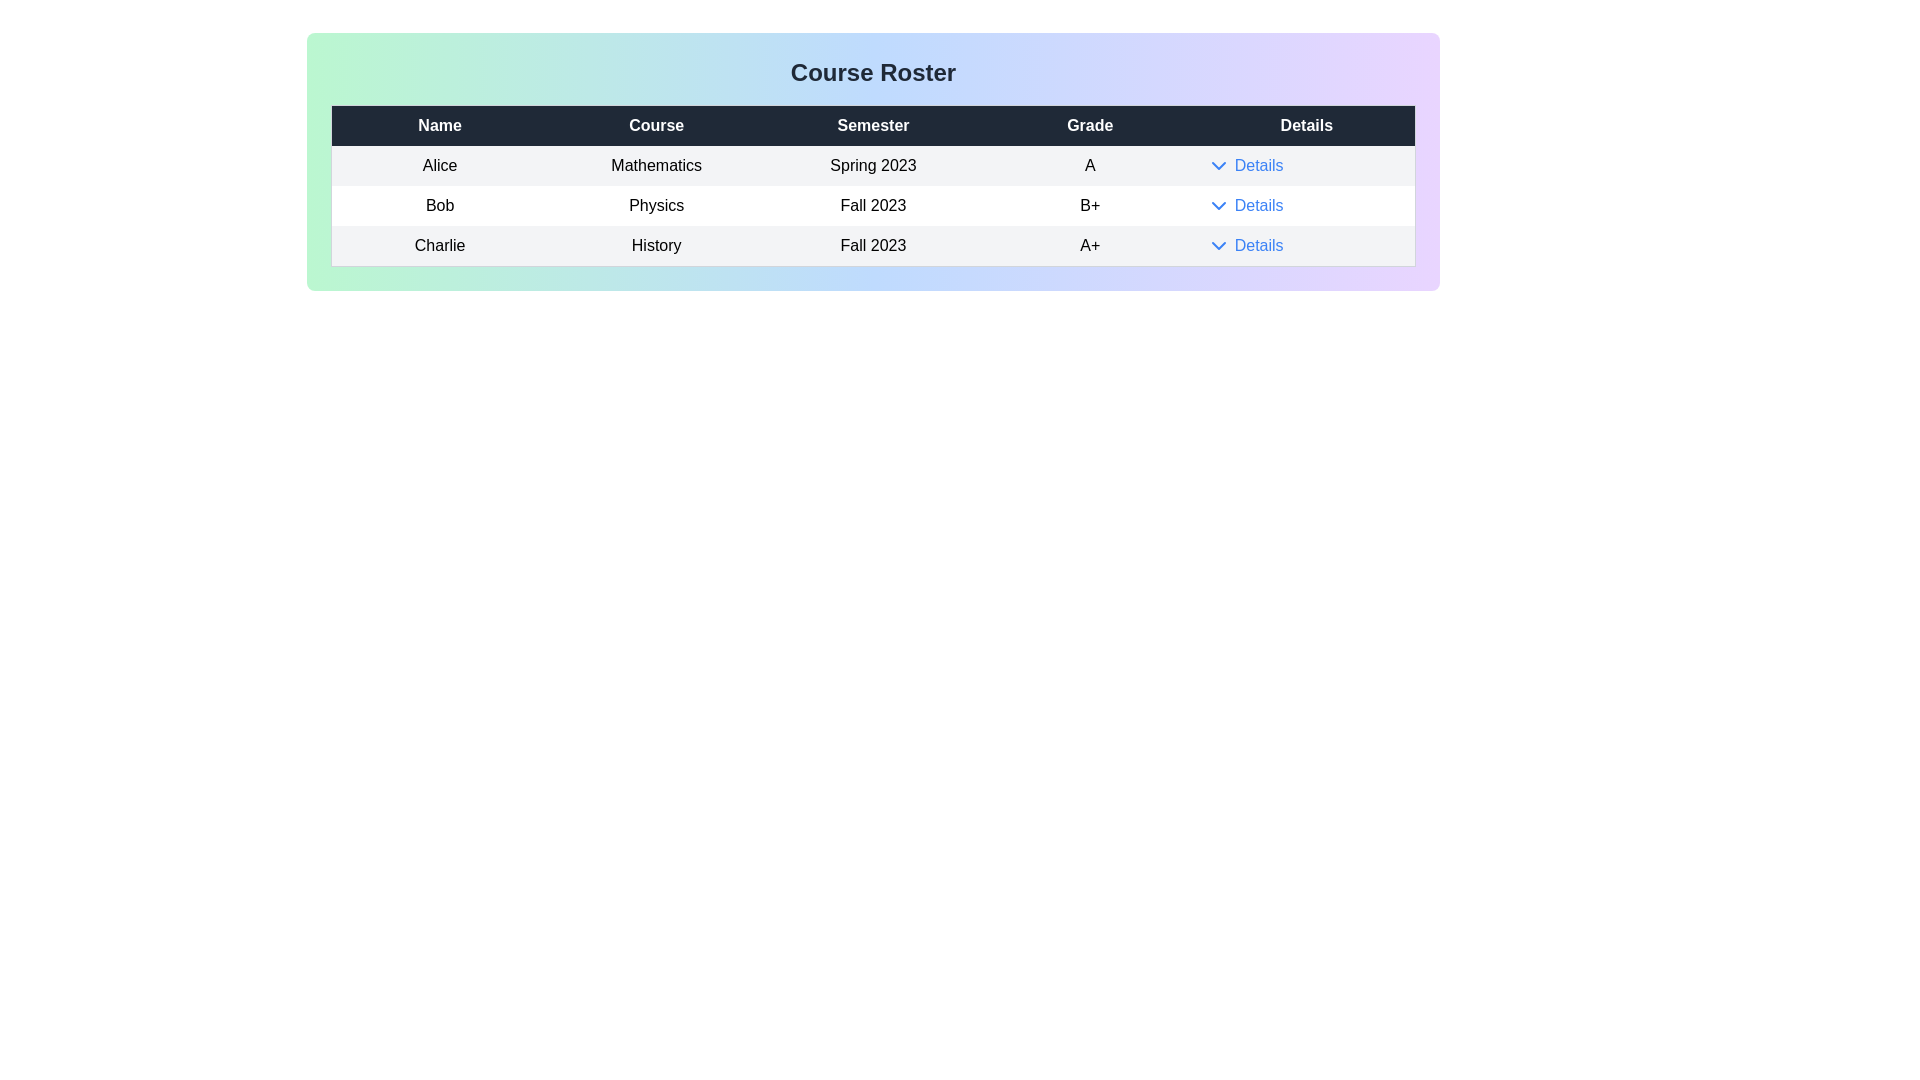 This screenshot has height=1080, width=1920. I want to click on the blue 'Details' LinkButton with a downward-pointing chevron icon located in the first row of the table under the 'Details' column to observe hover effects, so click(1244, 164).